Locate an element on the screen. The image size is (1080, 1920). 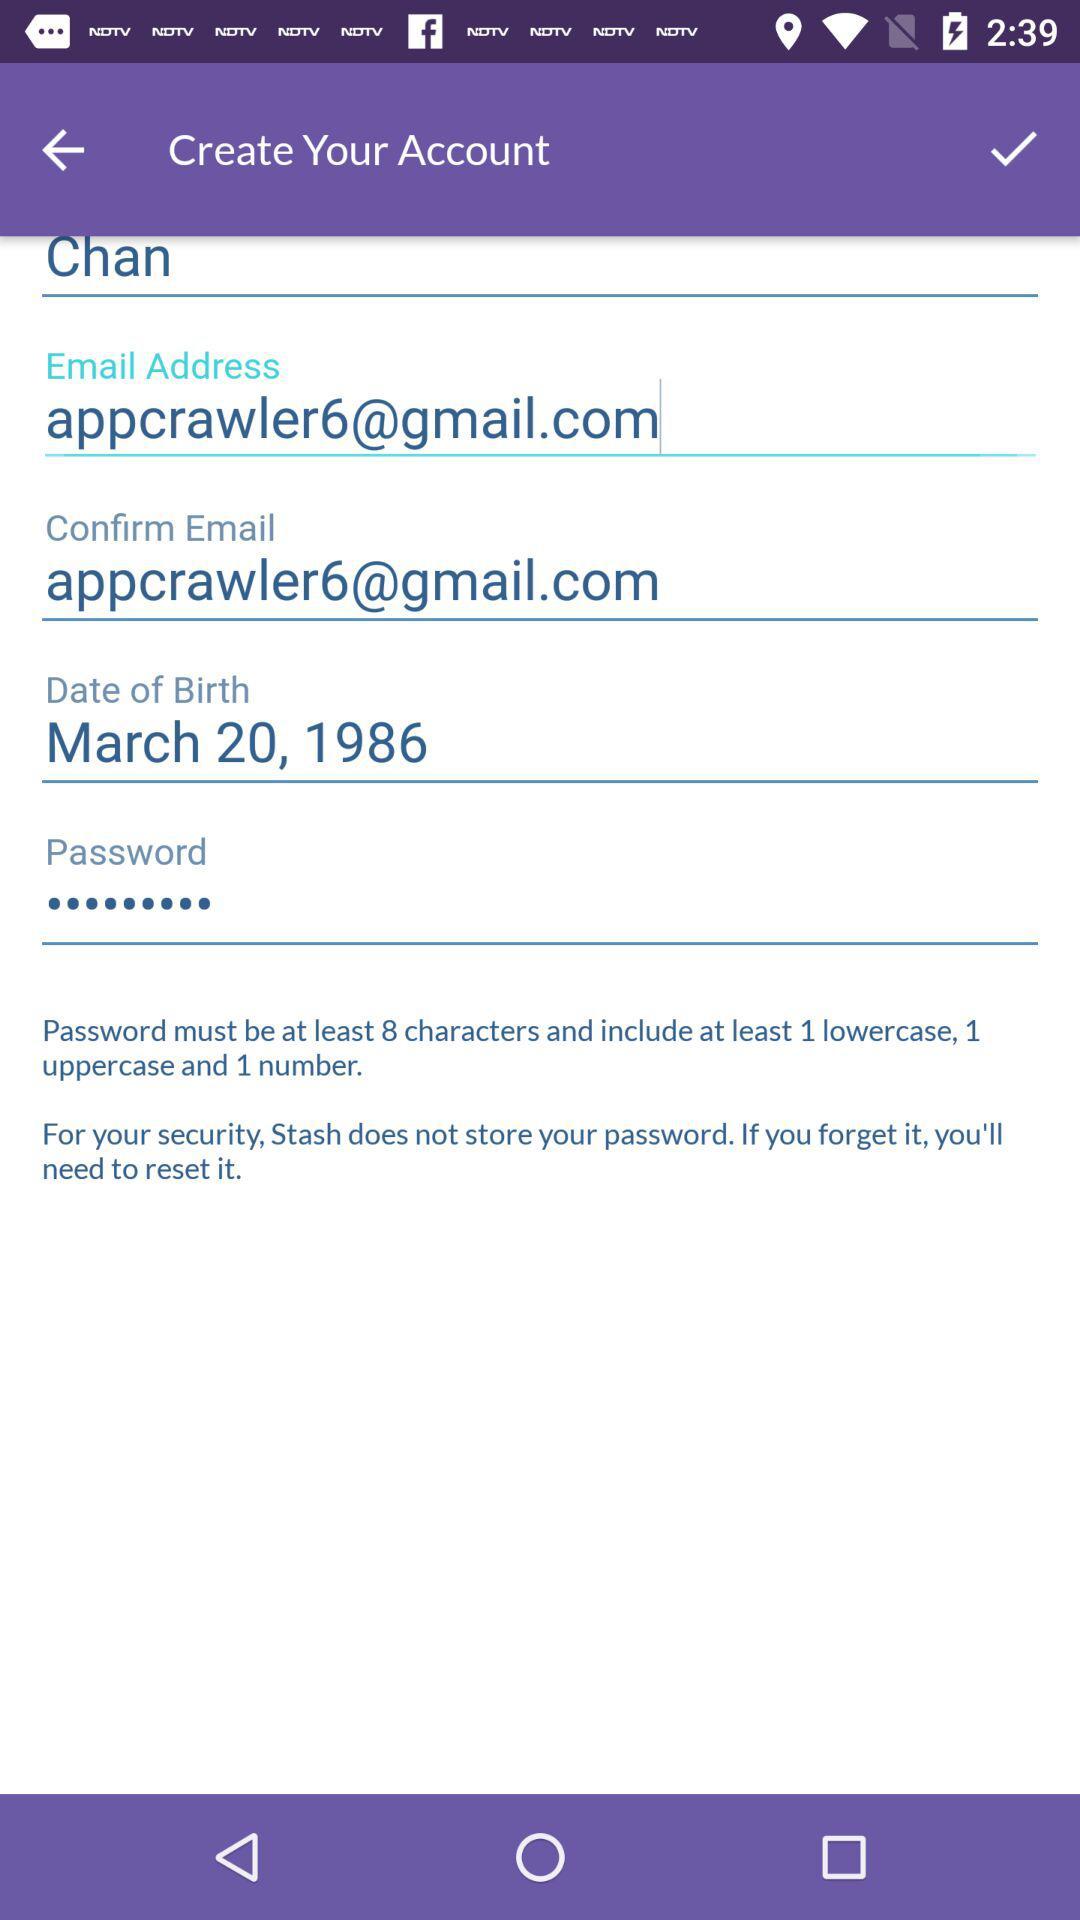
the arrow_backward icon is located at coordinates (61, 148).